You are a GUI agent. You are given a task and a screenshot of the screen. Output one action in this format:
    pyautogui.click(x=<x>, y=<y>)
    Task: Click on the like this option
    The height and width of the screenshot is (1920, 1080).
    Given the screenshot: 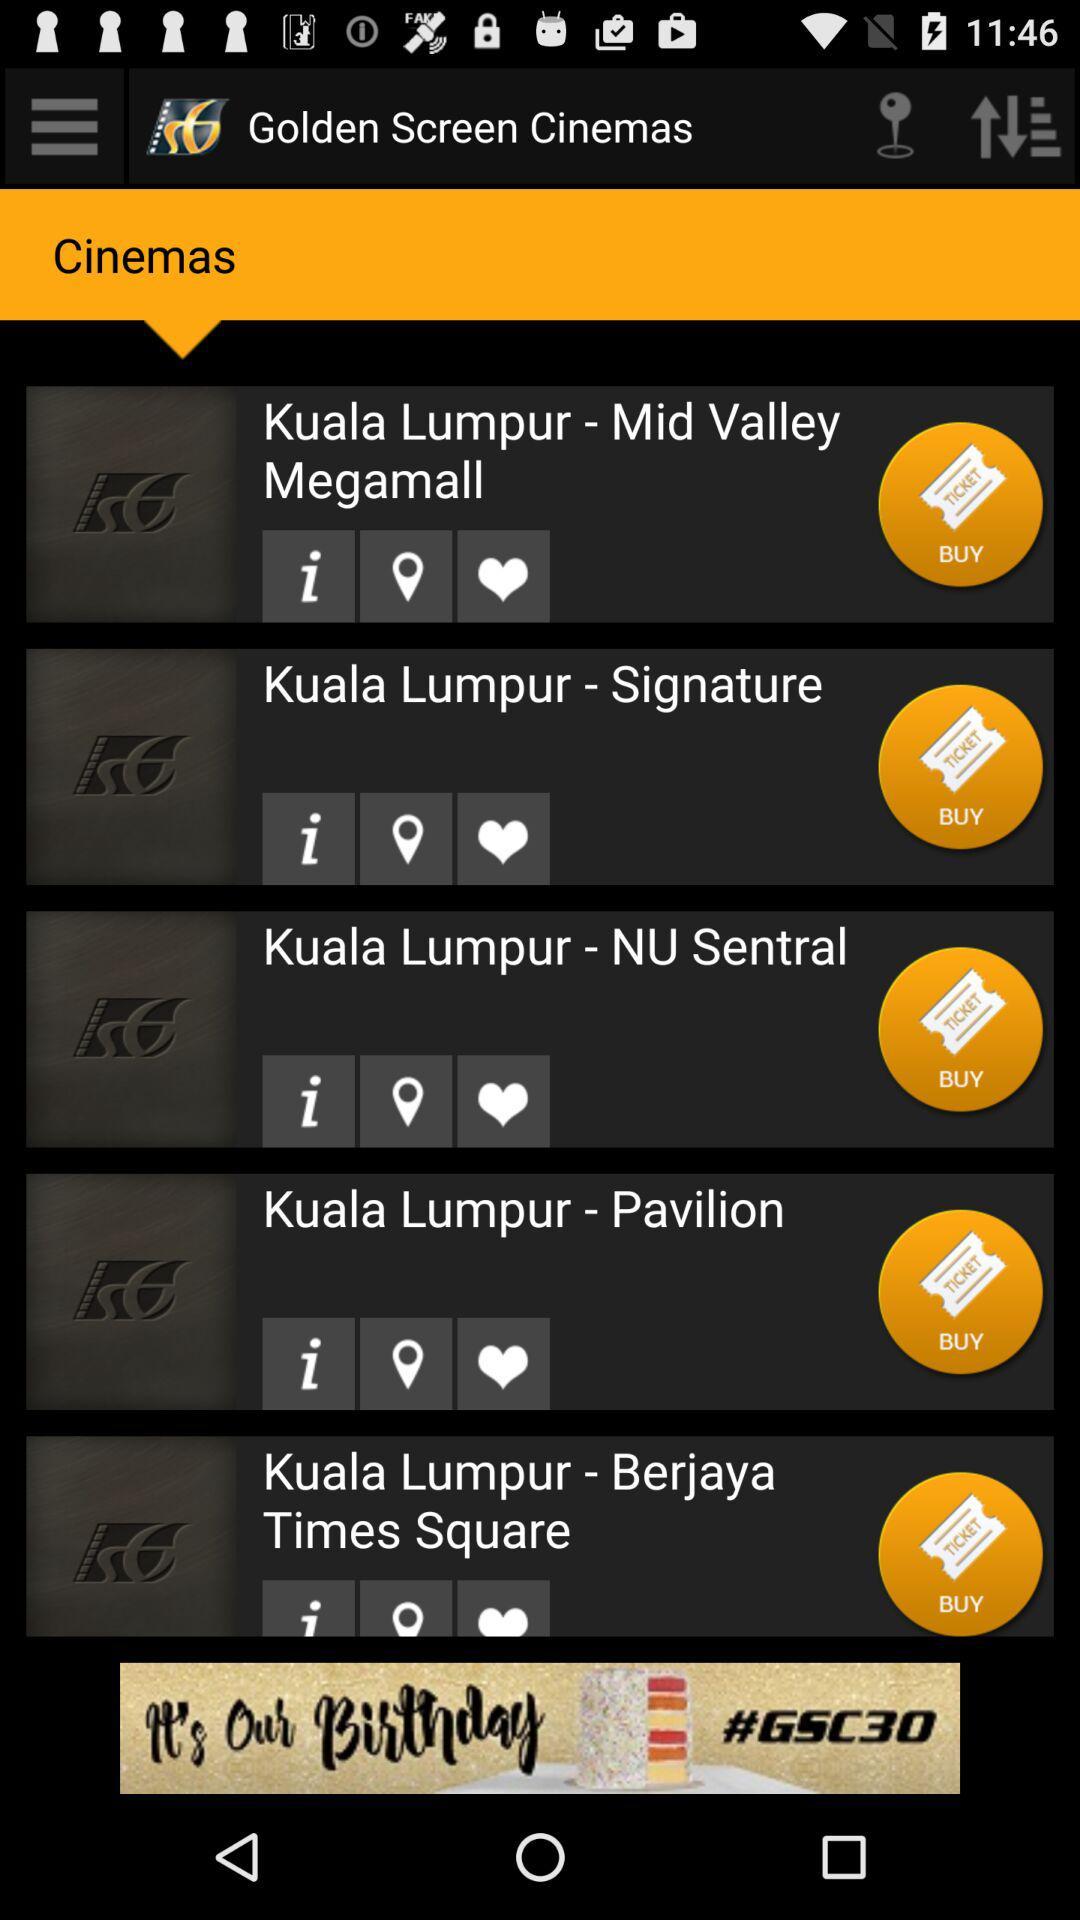 What is the action you would take?
    pyautogui.click(x=502, y=838)
    